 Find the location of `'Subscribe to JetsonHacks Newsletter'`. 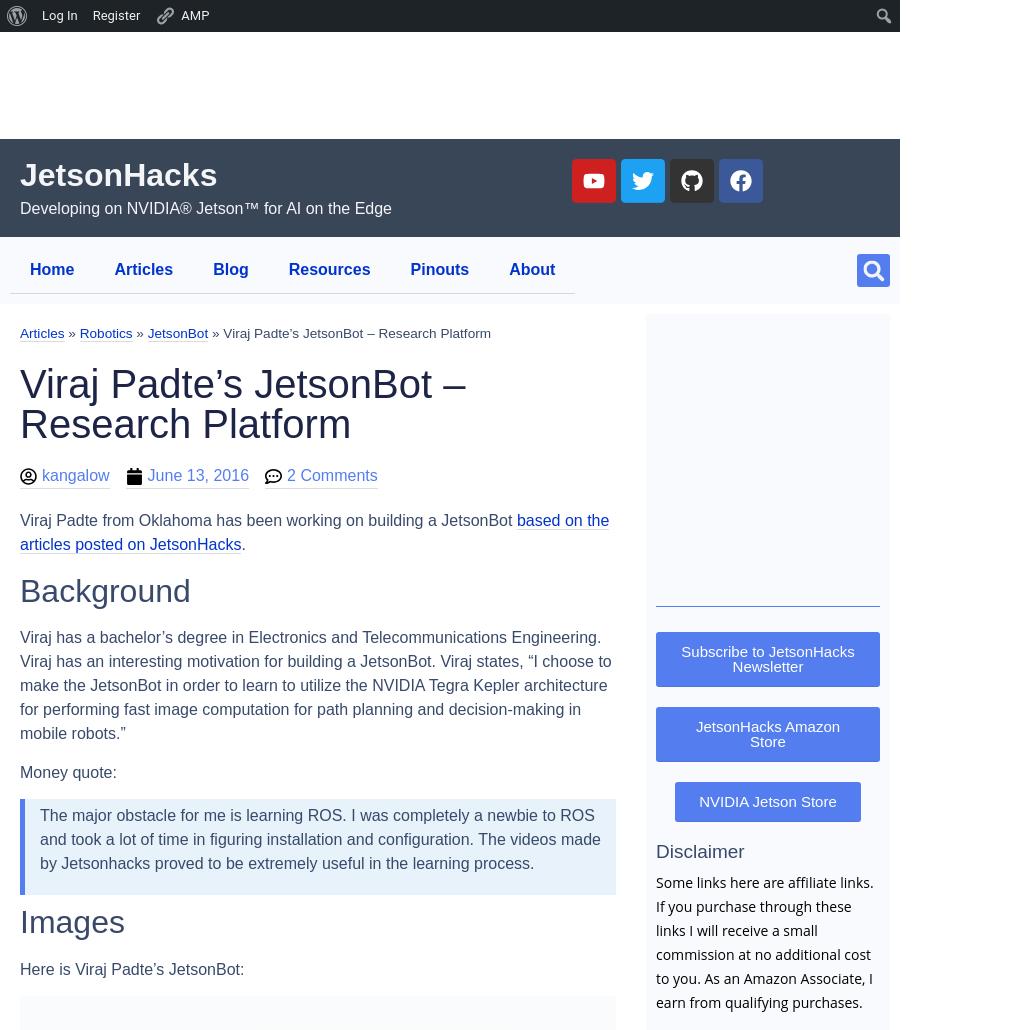

'Subscribe to JetsonHacks Newsletter' is located at coordinates (680, 657).